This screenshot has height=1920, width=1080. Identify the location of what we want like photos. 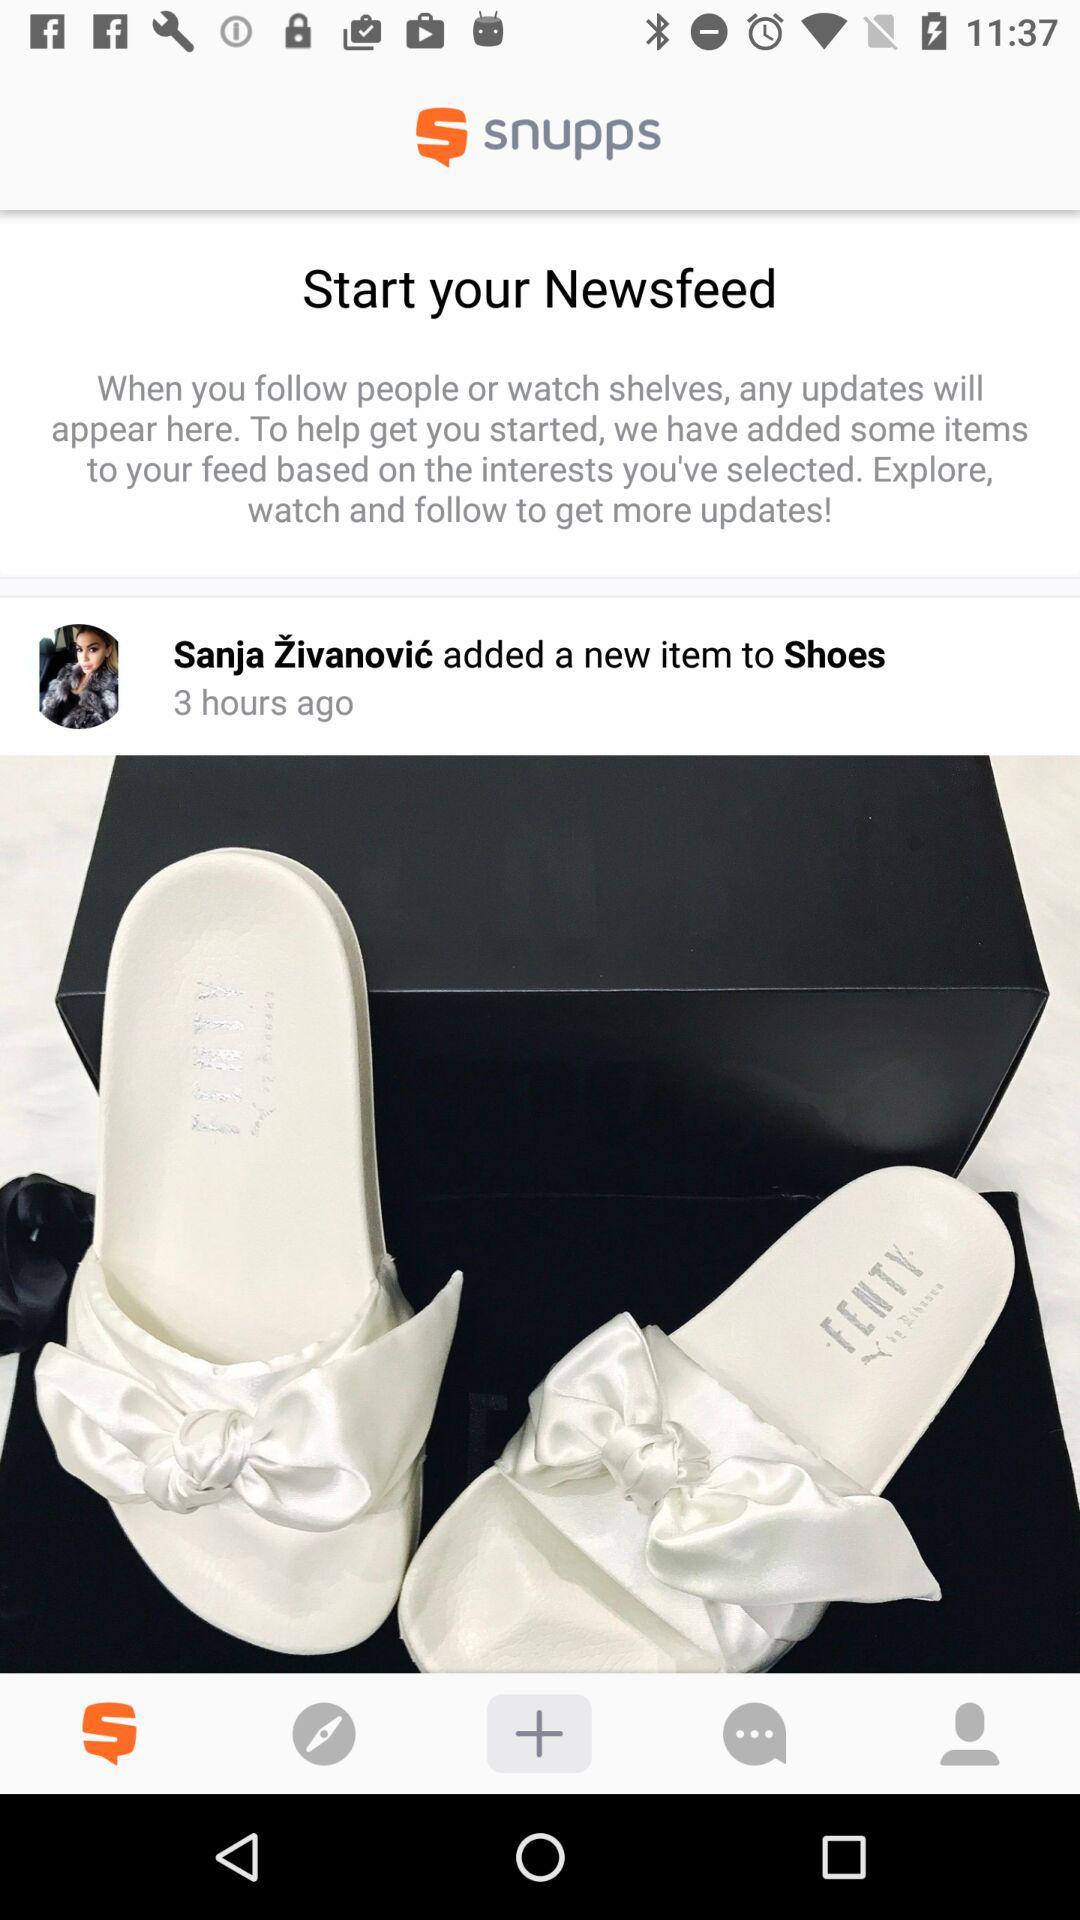
(538, 1732).